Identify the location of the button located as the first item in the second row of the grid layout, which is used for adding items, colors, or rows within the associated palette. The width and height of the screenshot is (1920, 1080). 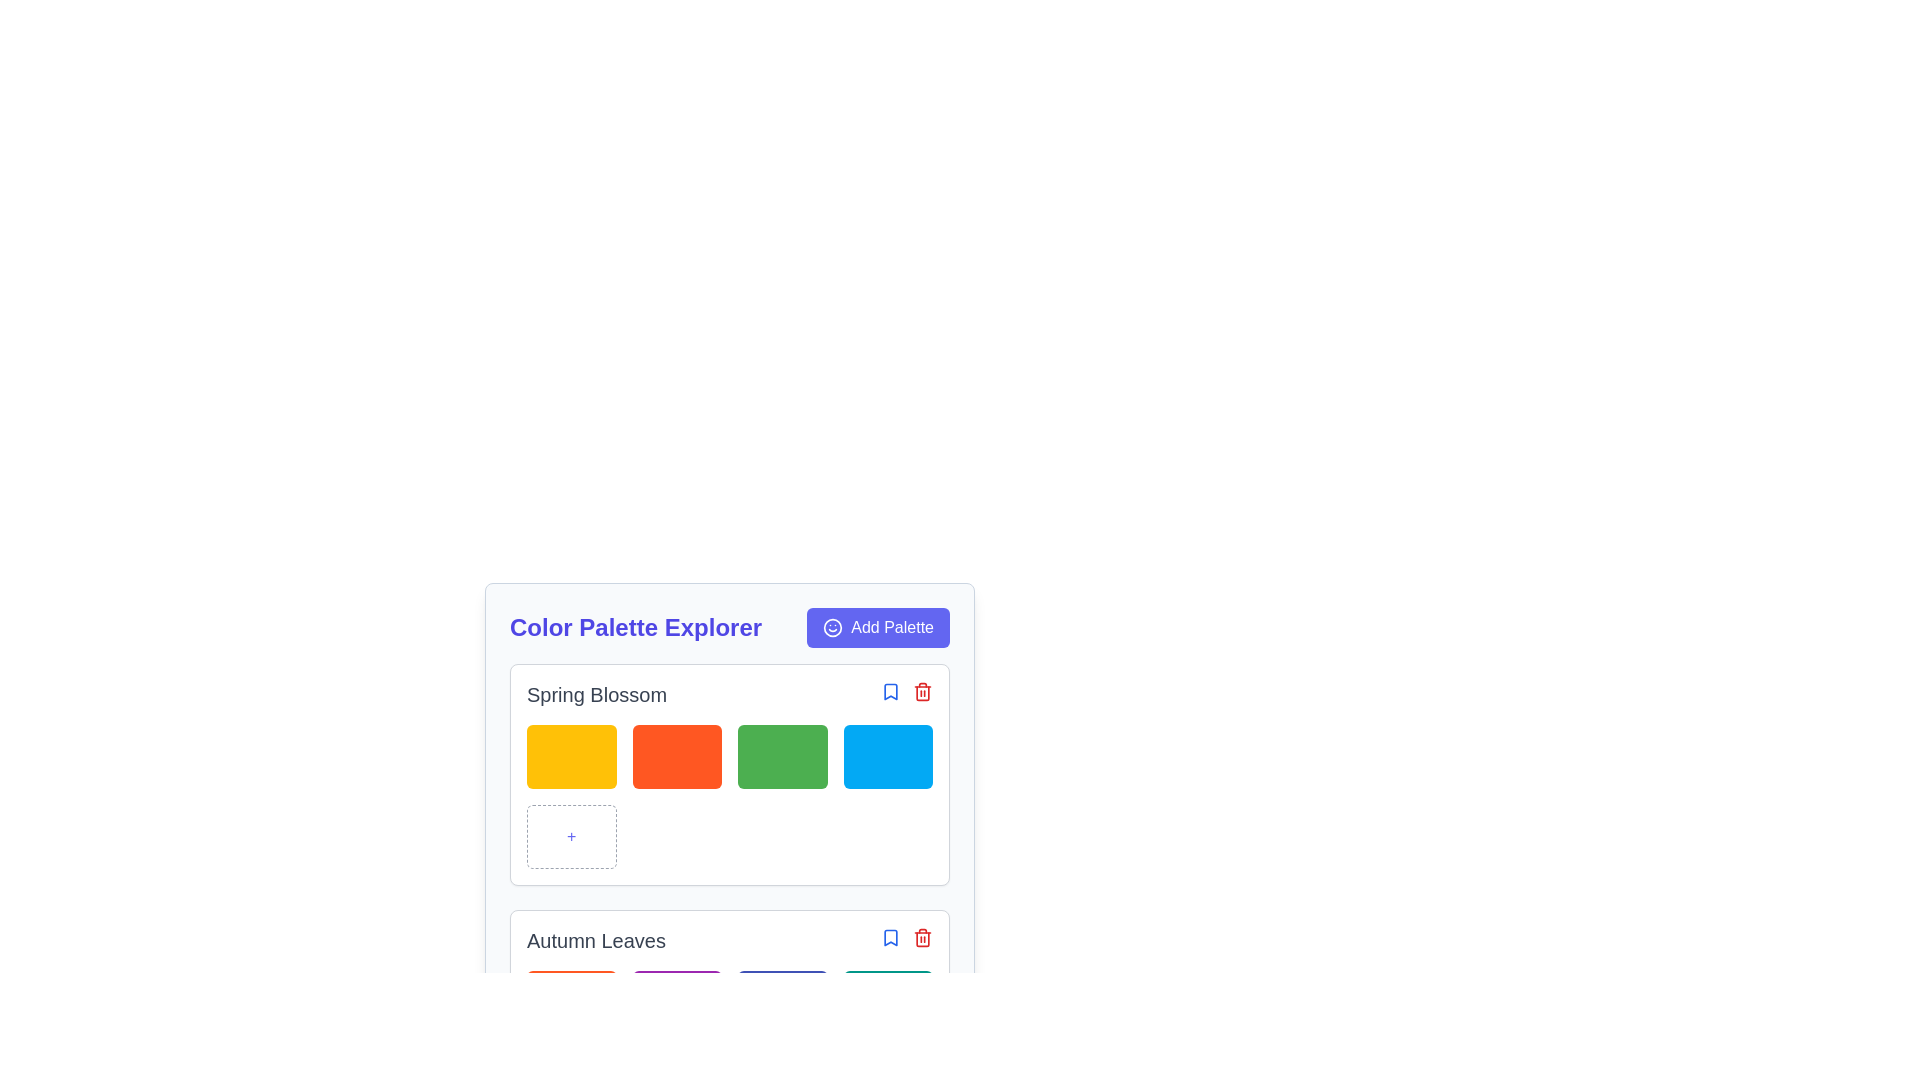
(570, 837).